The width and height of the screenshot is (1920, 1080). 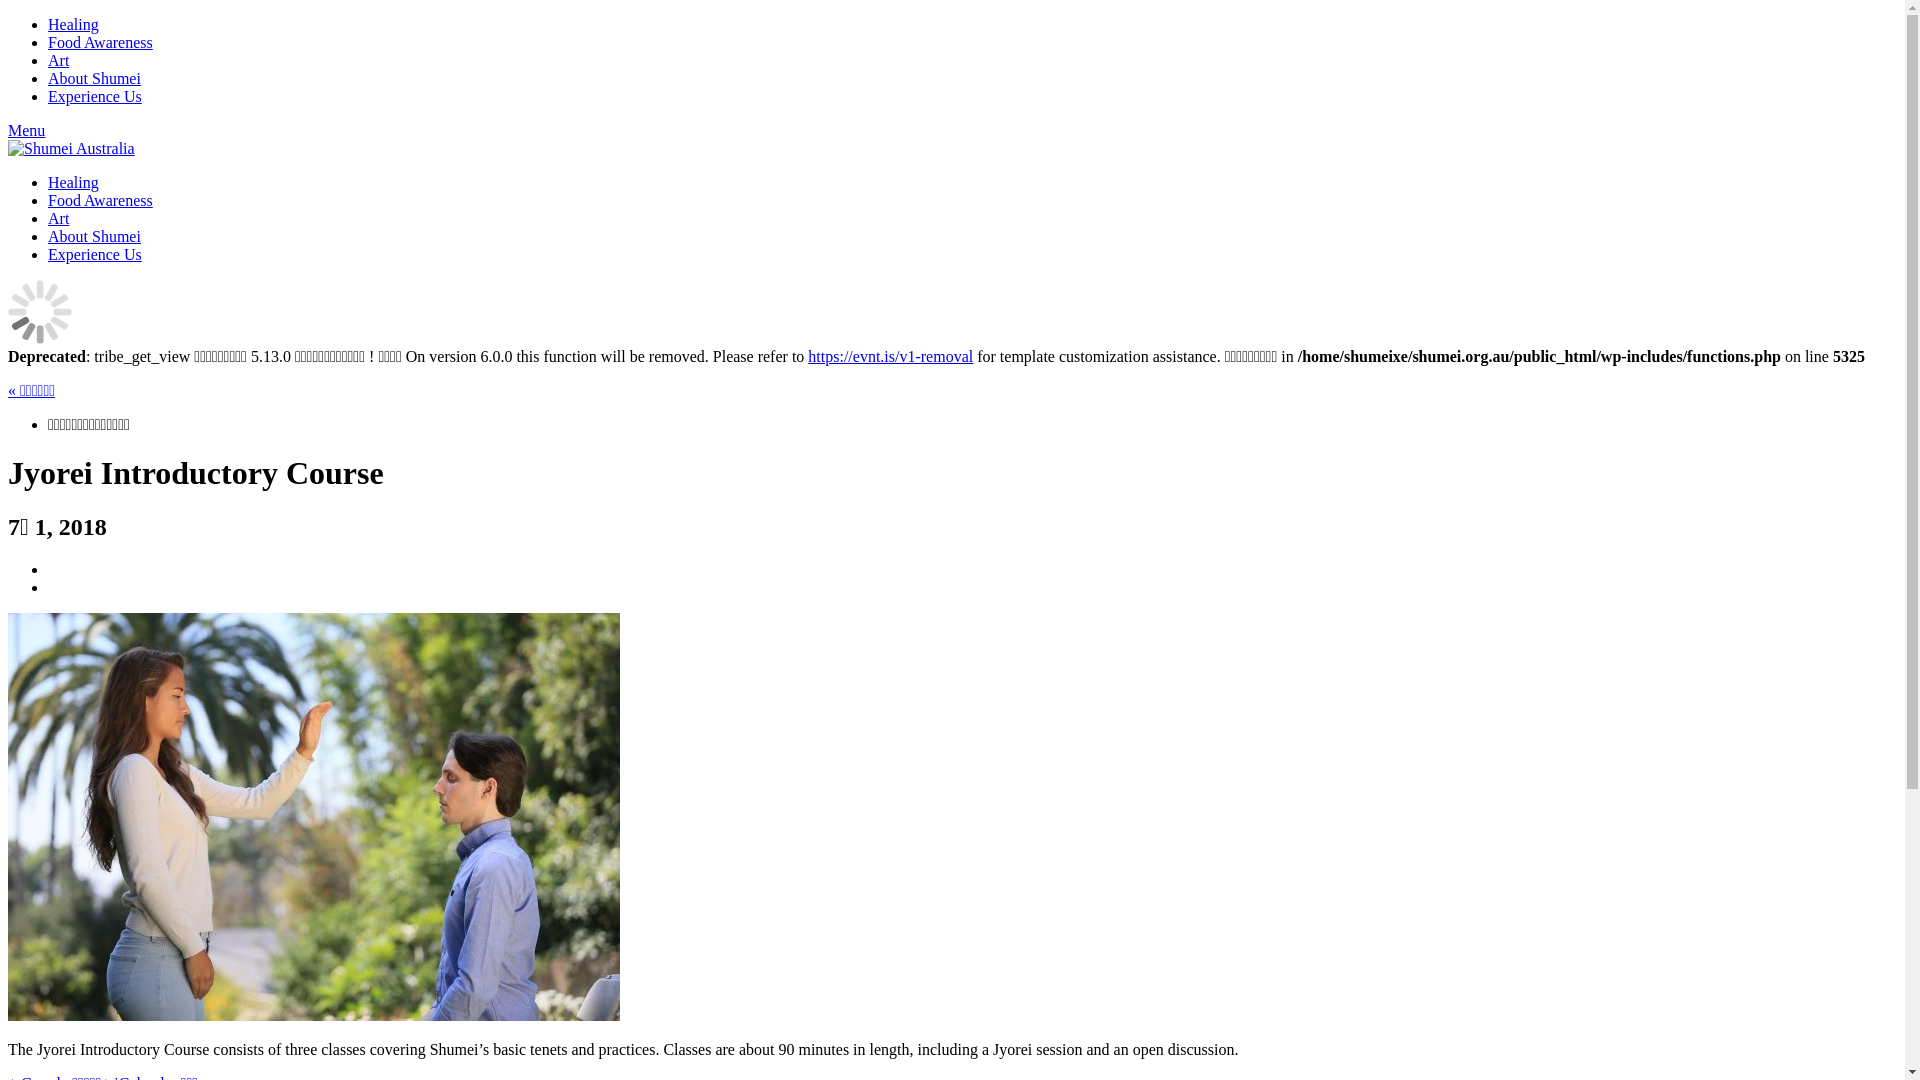 What do you see at coordinates (93, 235) in the screenshot?
I see `'About Shumei'` at bounding box center [93, 235].